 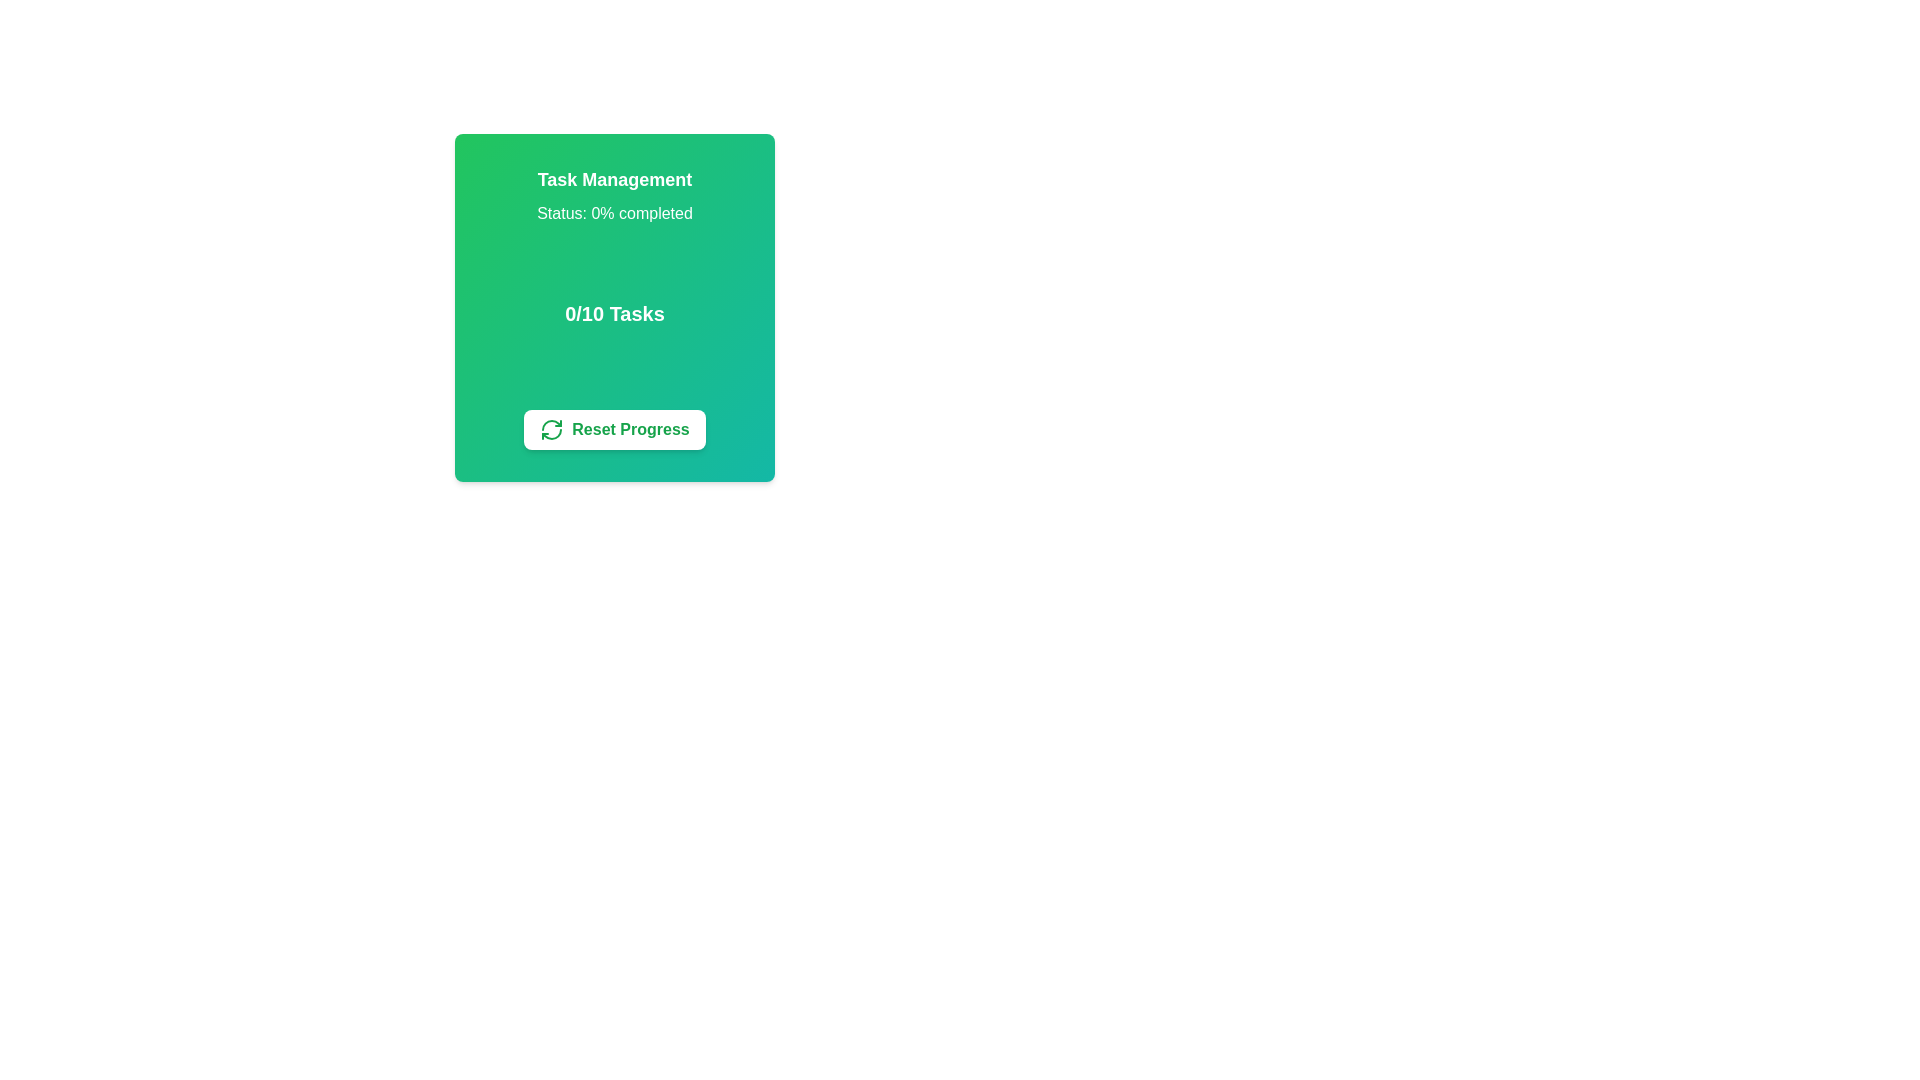 What do you see at coordinates (613, 428) in the screenshot?
I see `the 'Reset Progress' button, which is styled with a rounded rectangle shape, white background, and green text, located at the bottom of the 'Task Management' card` at bounding box center [613, 428].